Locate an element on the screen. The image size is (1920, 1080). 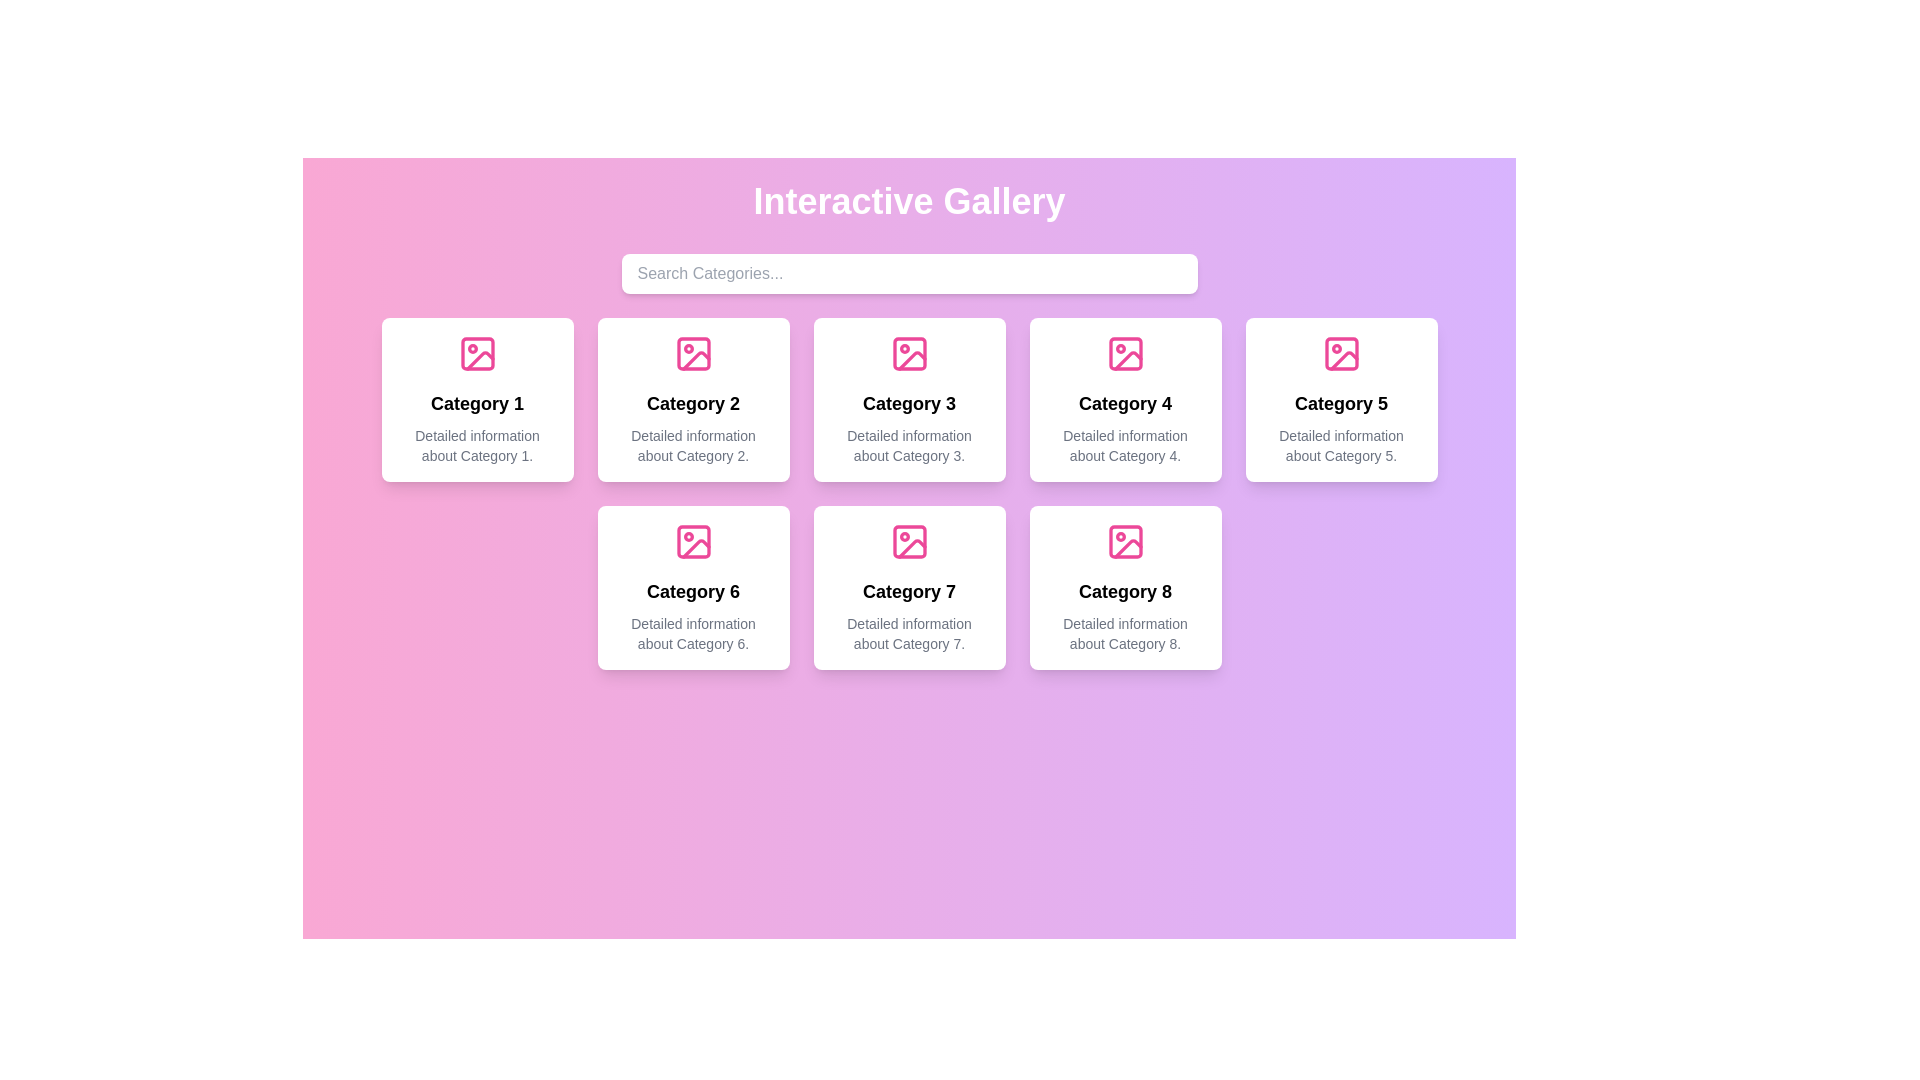
displayed content of the informational card representing 'Category 6', located in the bottom-left of the second row of a grid layout is located at coordinates (693, 586).